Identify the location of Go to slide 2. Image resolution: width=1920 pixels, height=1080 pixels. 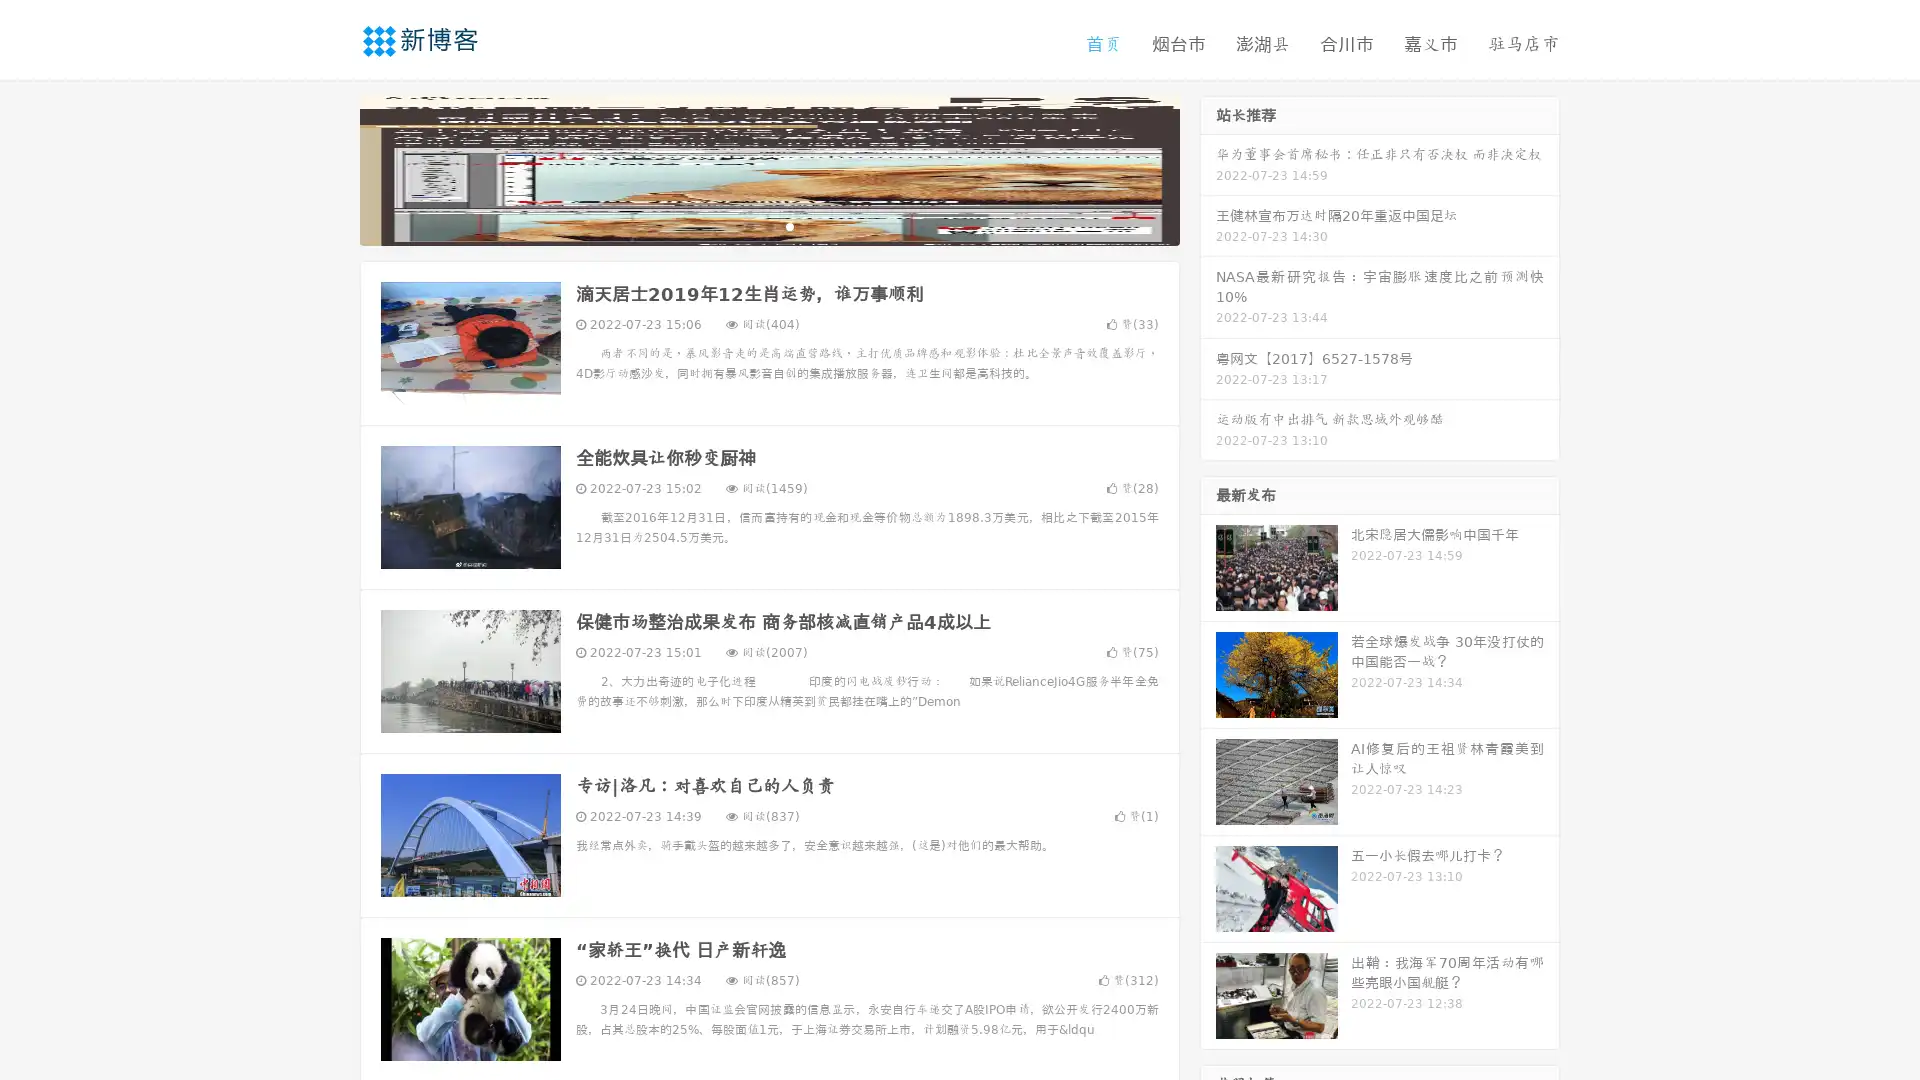
(768, 225).